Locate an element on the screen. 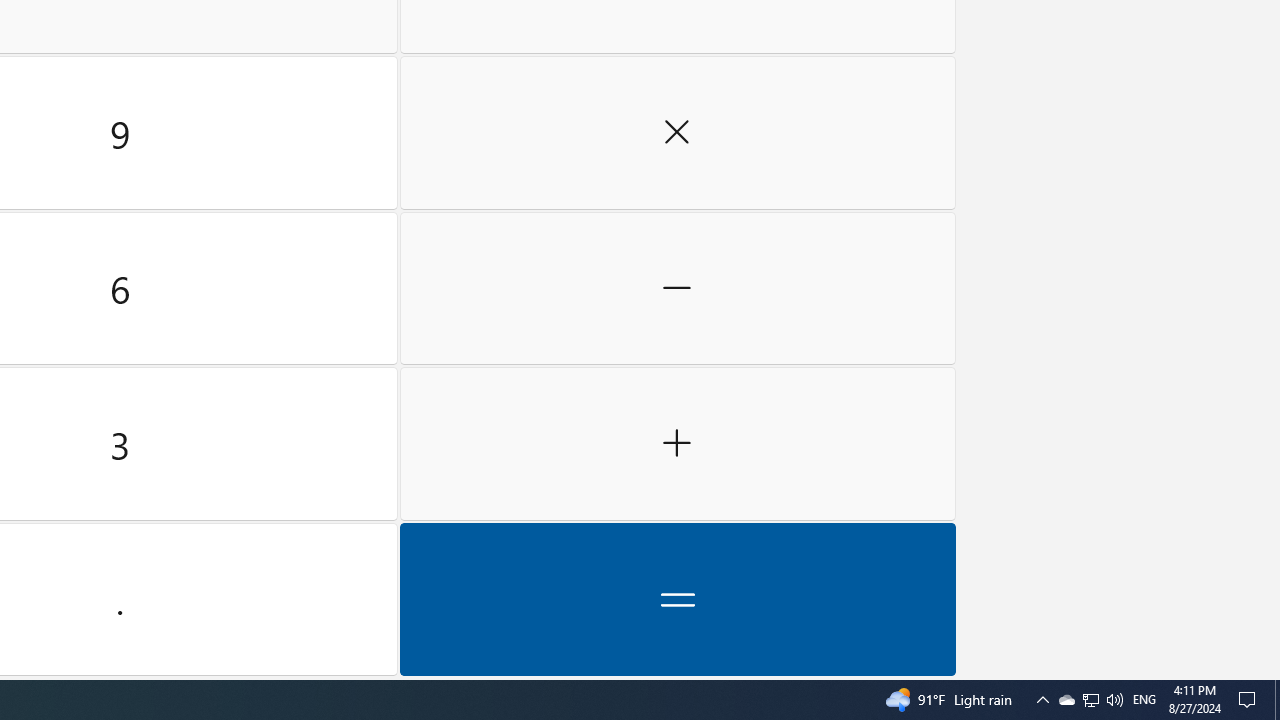 Image resolution: width=1280 pixels, height=720 pixels. 'Tray Input Indicator - English (United States)' is located at coordinates (1144, 698).